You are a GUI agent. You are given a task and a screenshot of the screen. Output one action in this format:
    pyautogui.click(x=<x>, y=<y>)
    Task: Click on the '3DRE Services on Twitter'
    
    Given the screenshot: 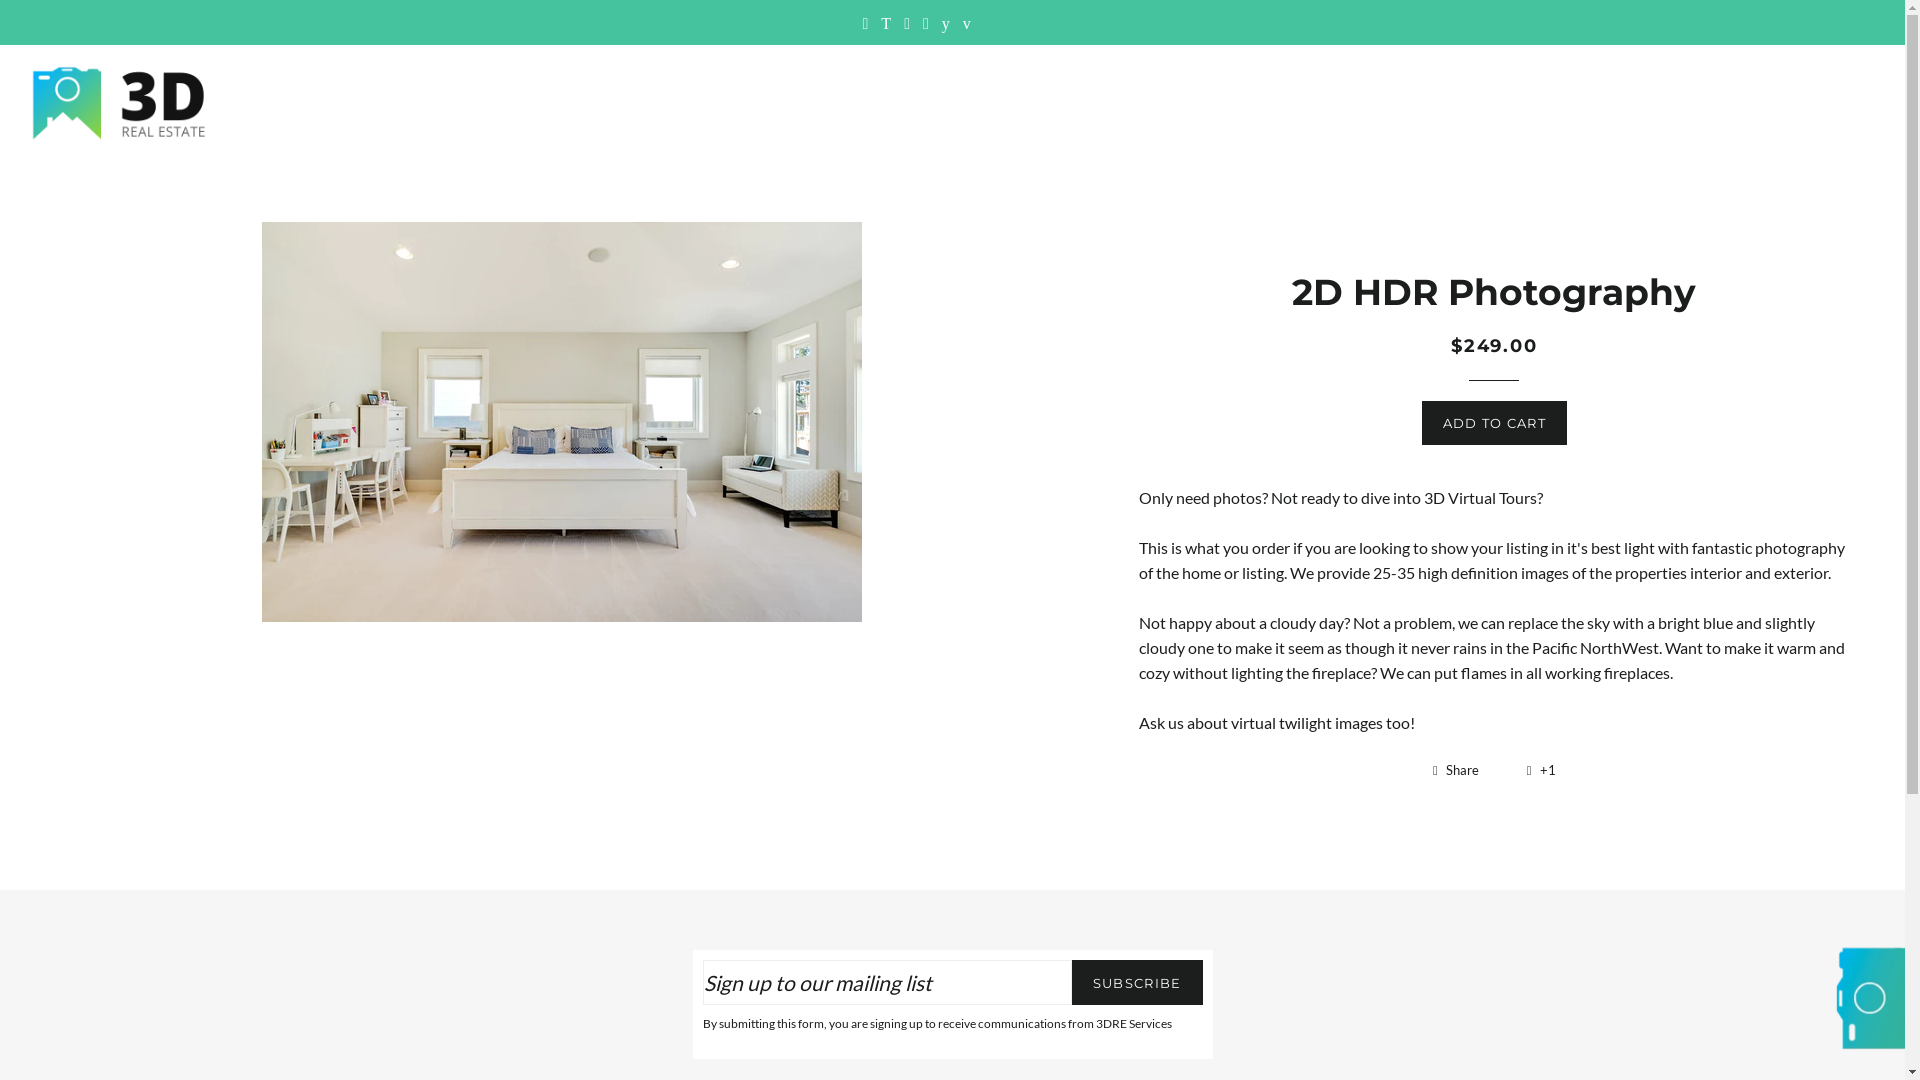 What is the action you would take?
    pyautogui.click(x=885, y=22)
    